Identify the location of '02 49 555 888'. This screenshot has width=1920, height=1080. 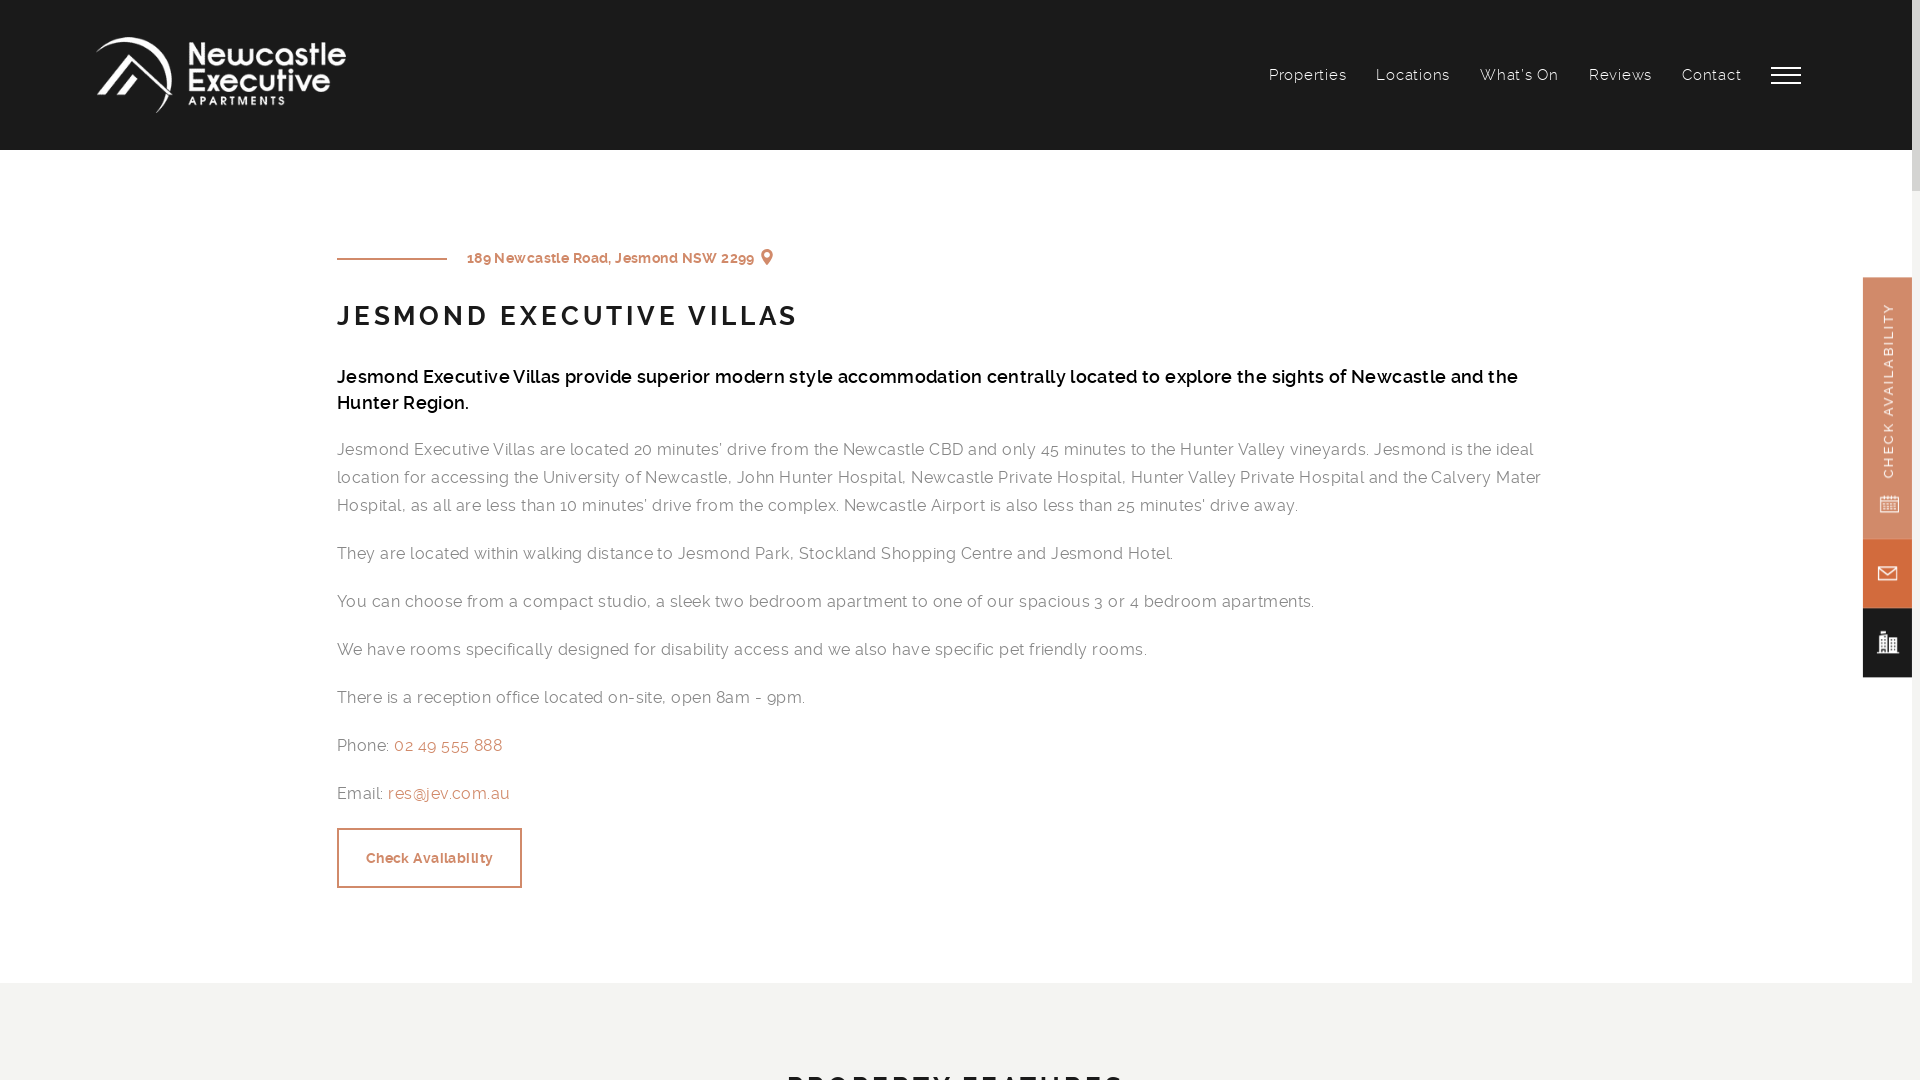
(393, 745).